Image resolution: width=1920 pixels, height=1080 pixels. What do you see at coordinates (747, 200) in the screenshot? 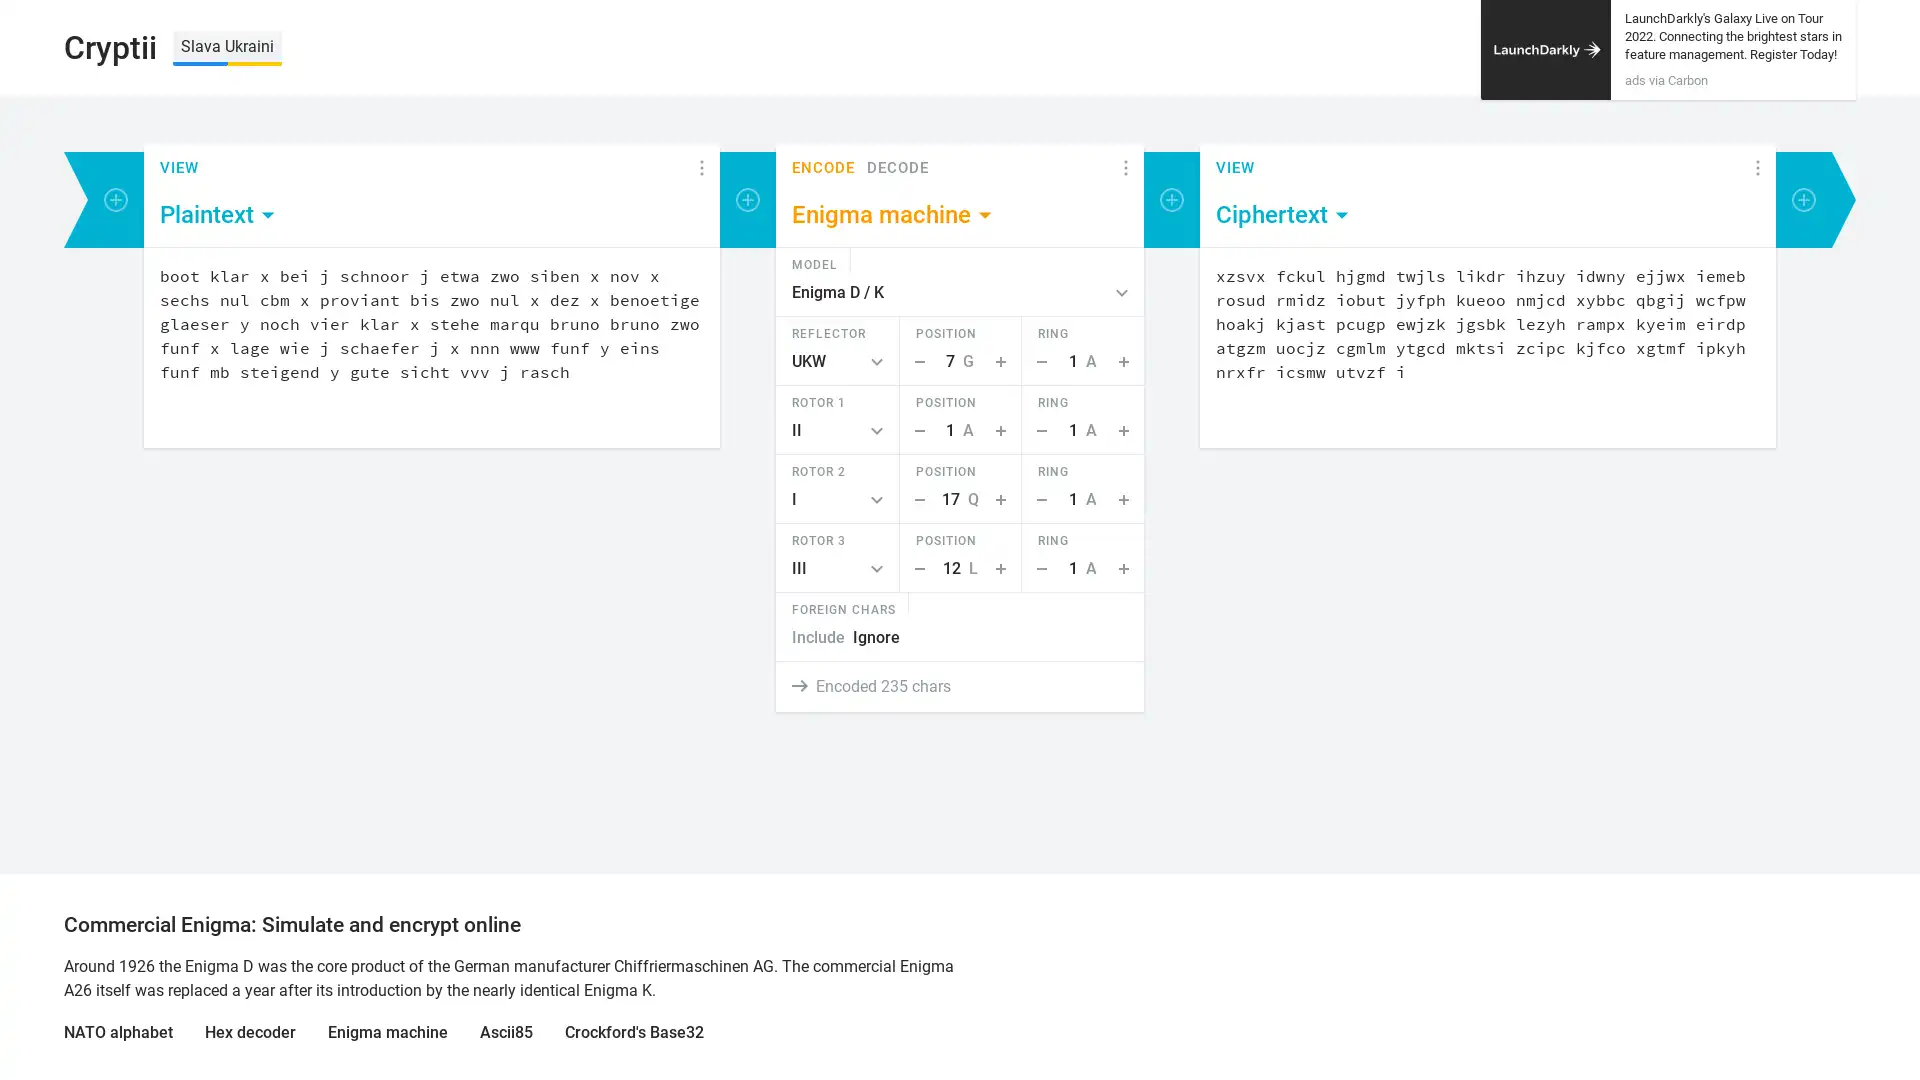
I see `Add encoder or viewer` at bounding box center [747, 200].